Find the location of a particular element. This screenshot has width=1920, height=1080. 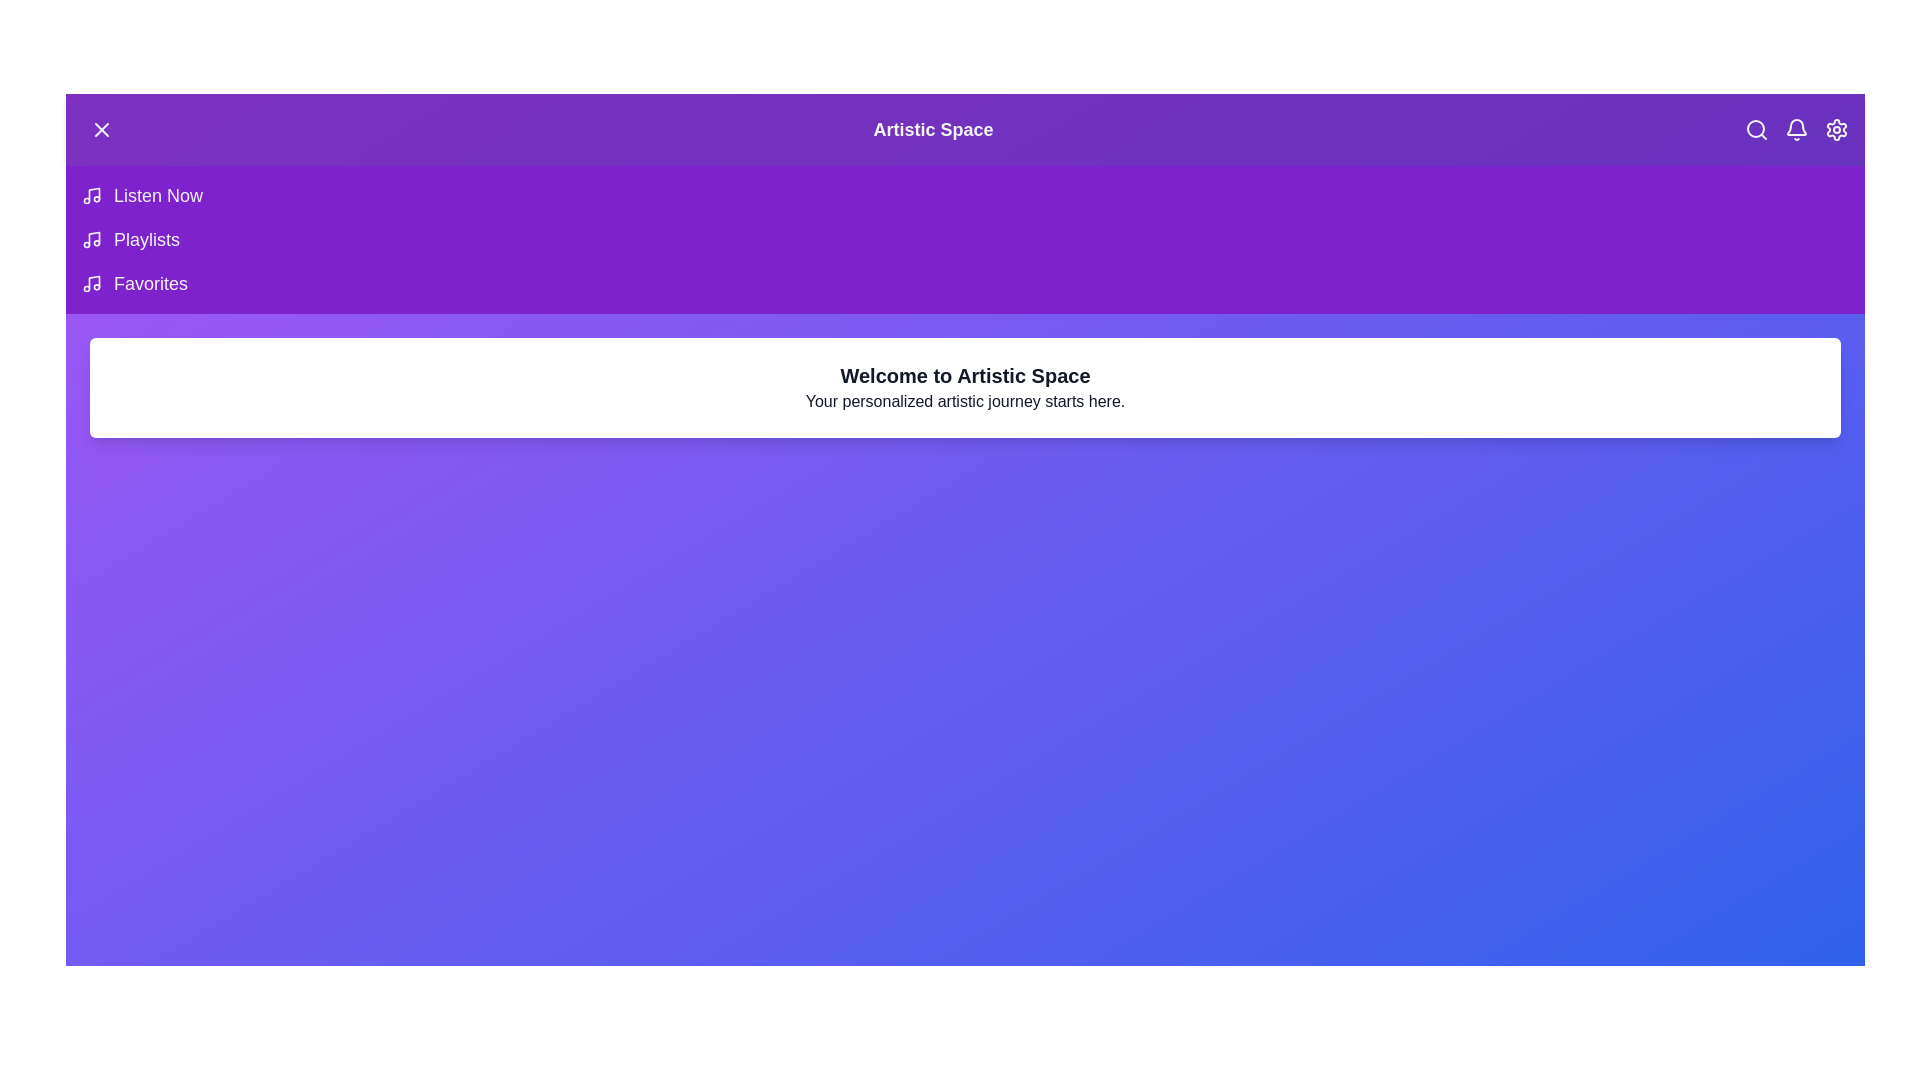

the 'Listen Now' link in the navigation menu is located at coordinates (157, 196).